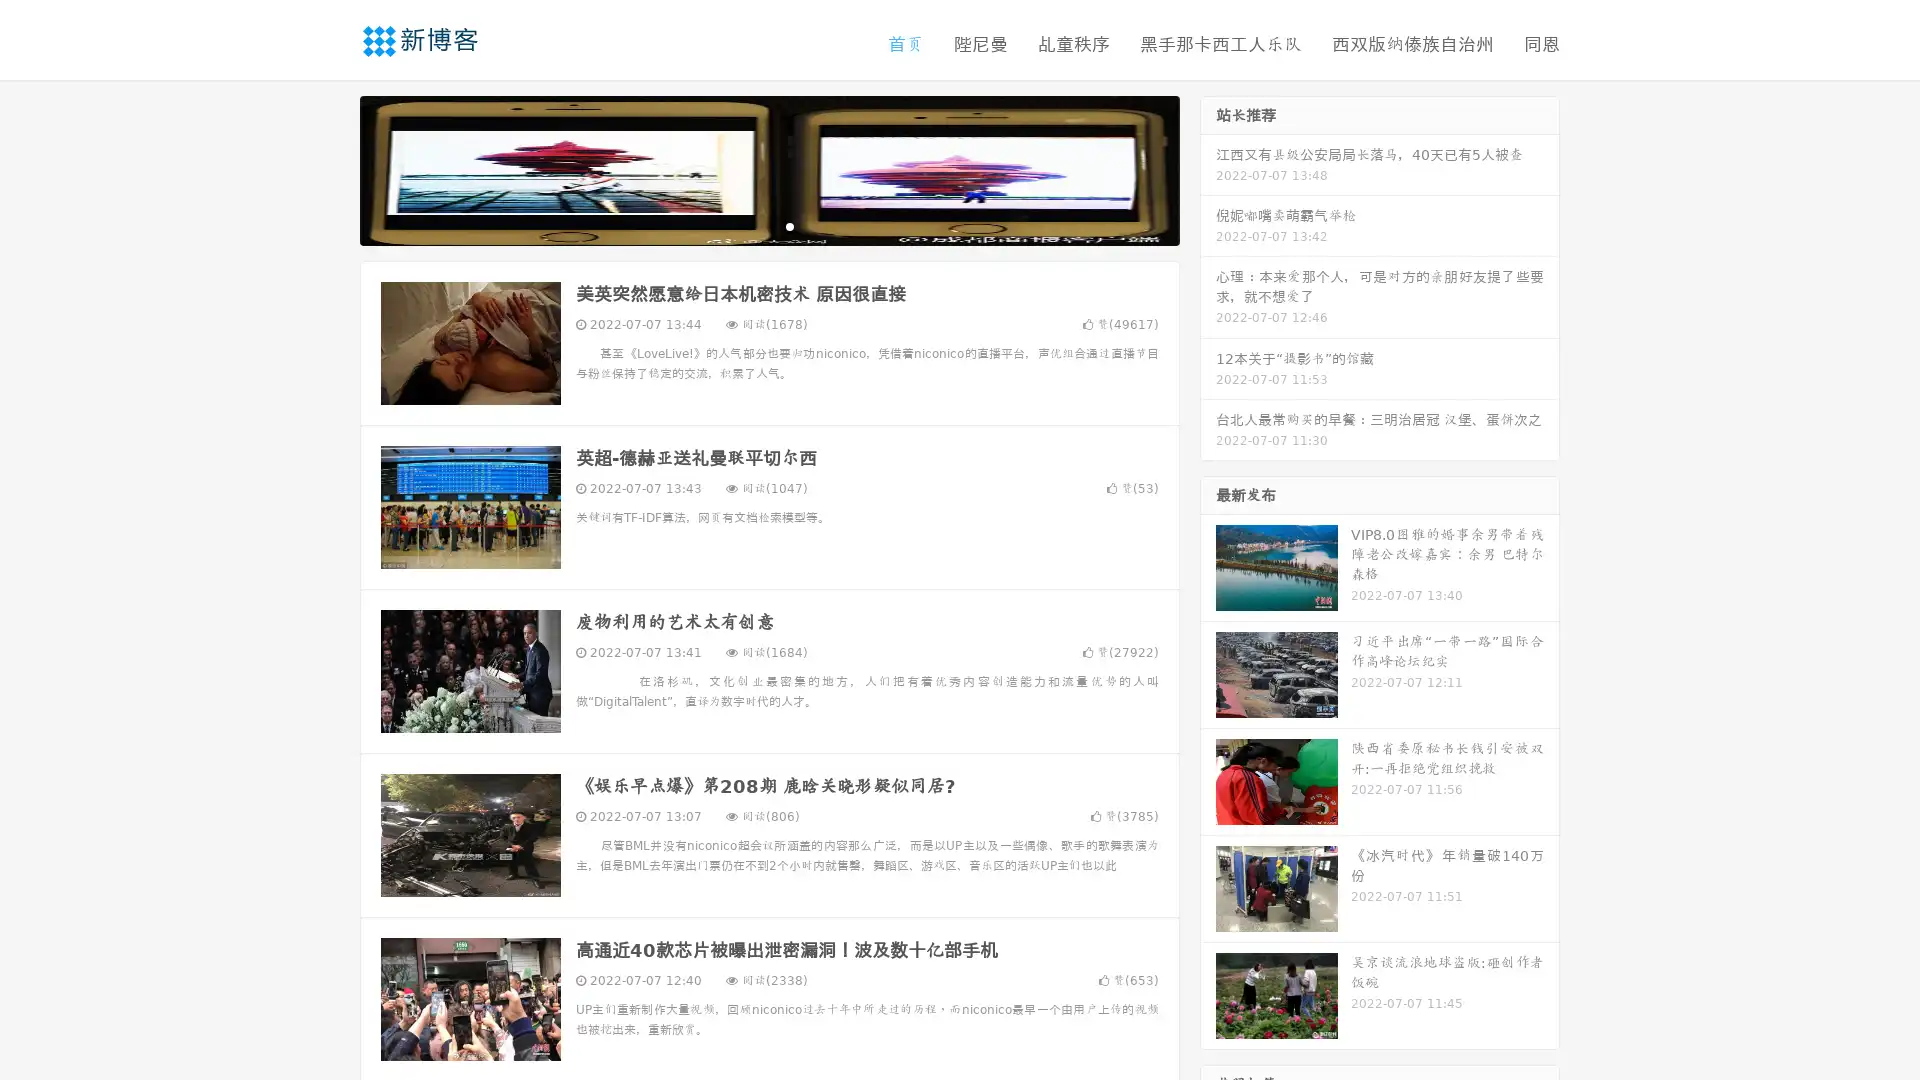 This screenshot has width=1920, height=1080. What do you see at coordinates (789, 225) in the screenshot?
I see `Go to slide 3` at bounding box center [789, 225].